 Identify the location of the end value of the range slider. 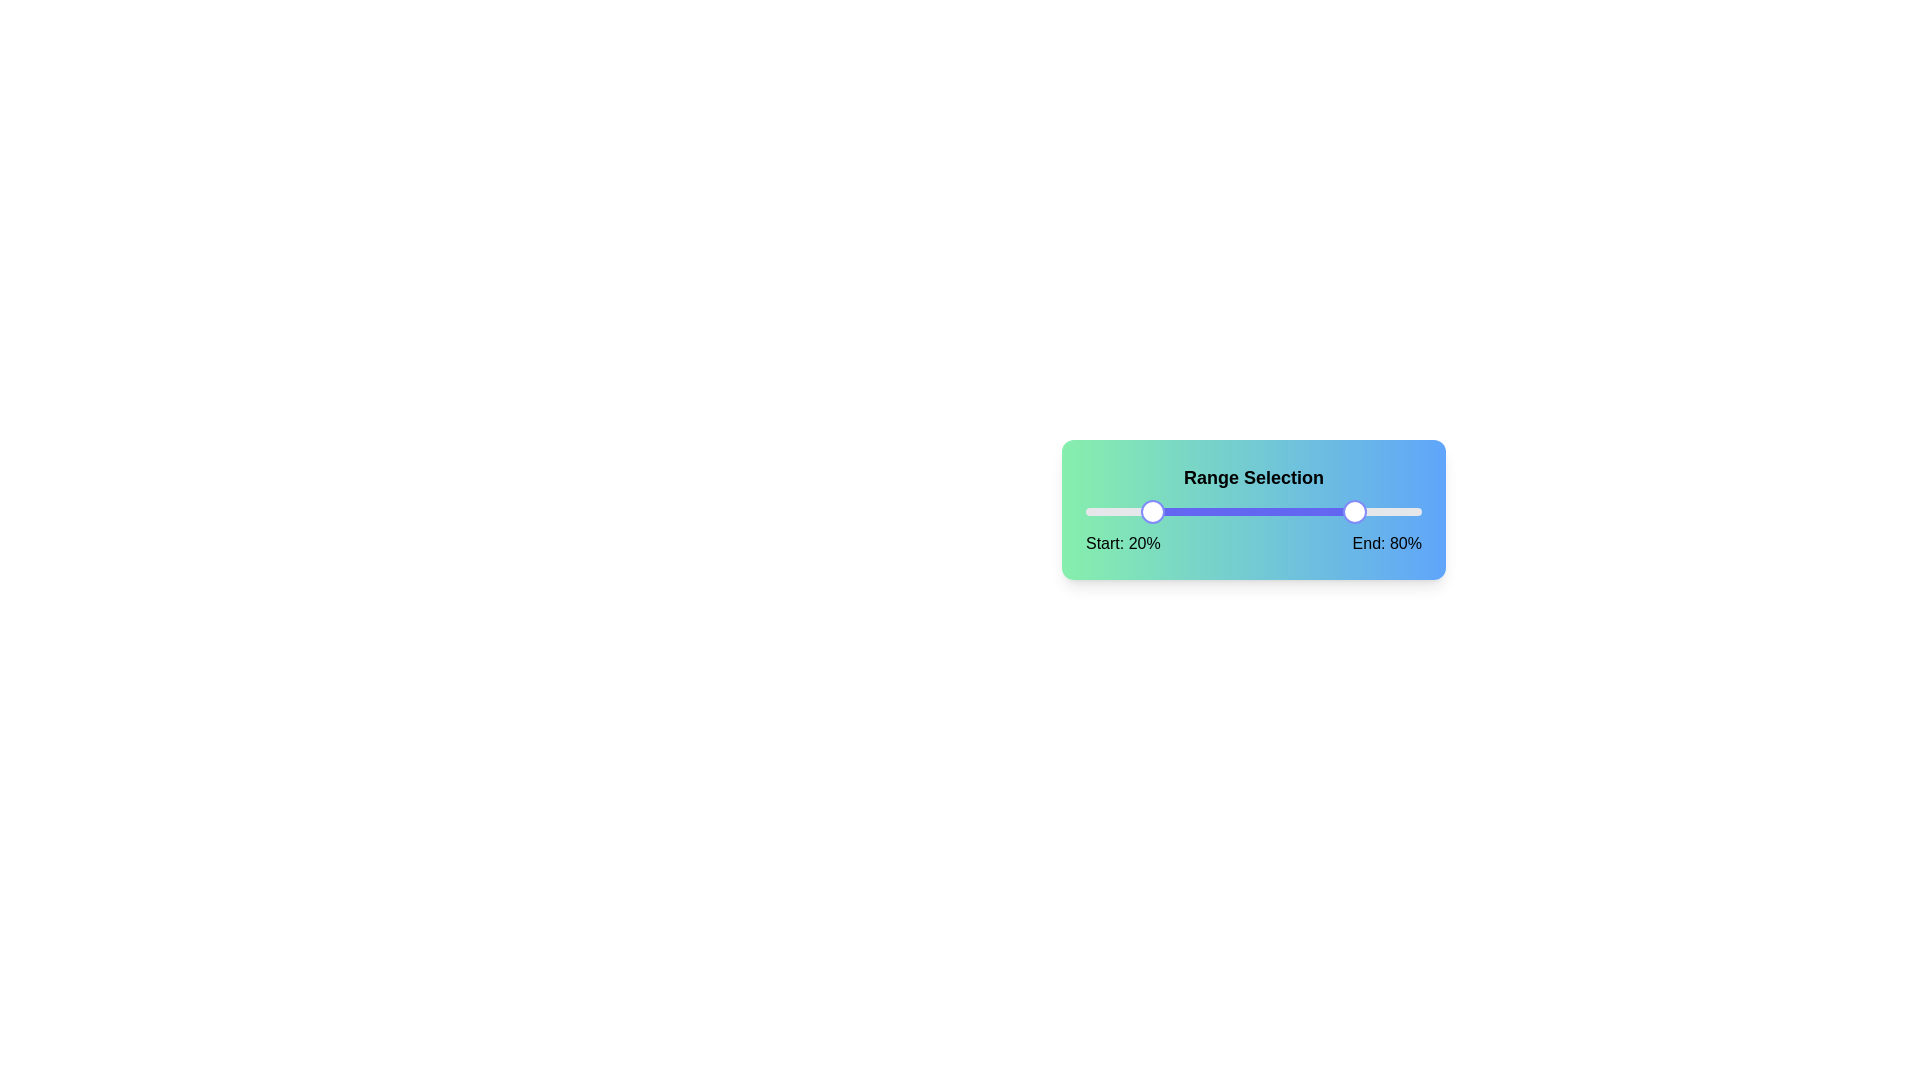
(1311, 511).